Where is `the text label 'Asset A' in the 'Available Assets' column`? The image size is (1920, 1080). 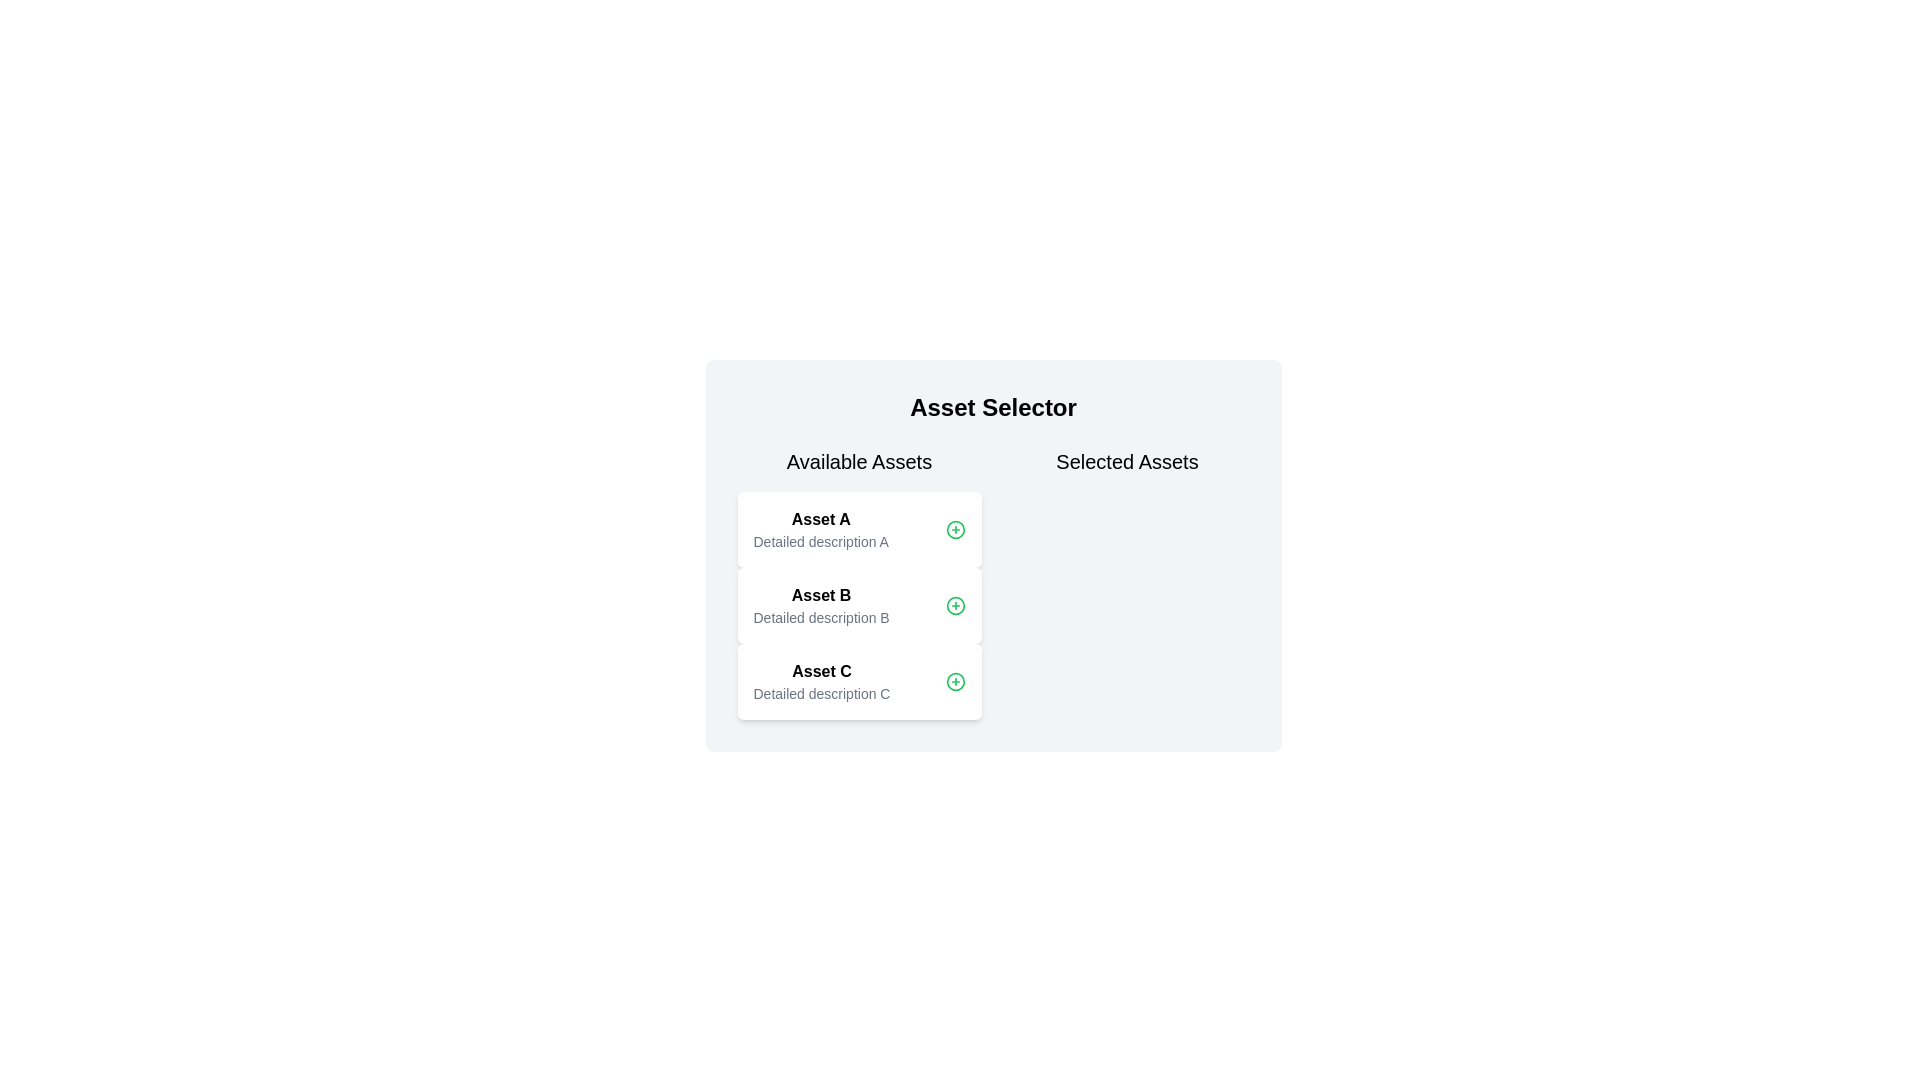
the text label 'Asset A' in the 'Available Assets' column is located at coordinates (821, 528).